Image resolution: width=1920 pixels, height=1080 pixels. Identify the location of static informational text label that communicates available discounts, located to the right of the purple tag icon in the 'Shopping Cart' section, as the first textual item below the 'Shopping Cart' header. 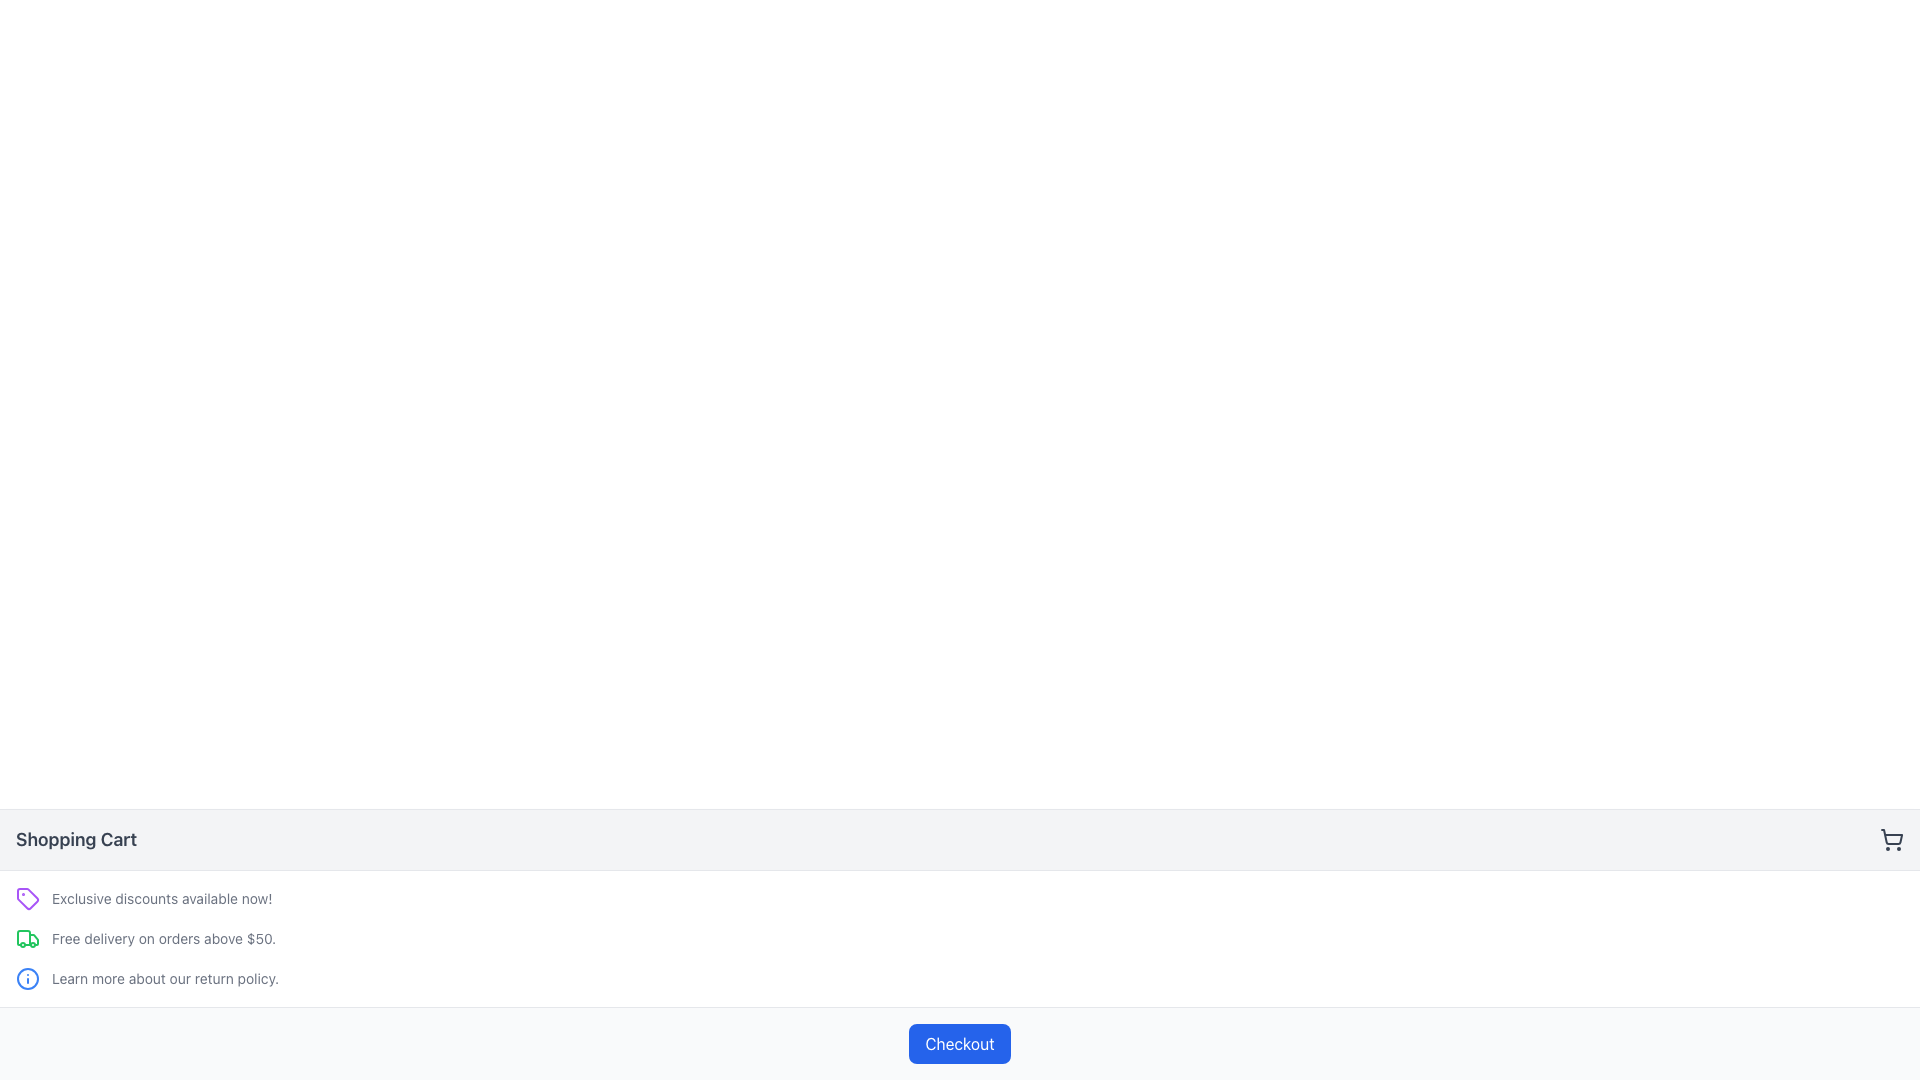
(162, 897).